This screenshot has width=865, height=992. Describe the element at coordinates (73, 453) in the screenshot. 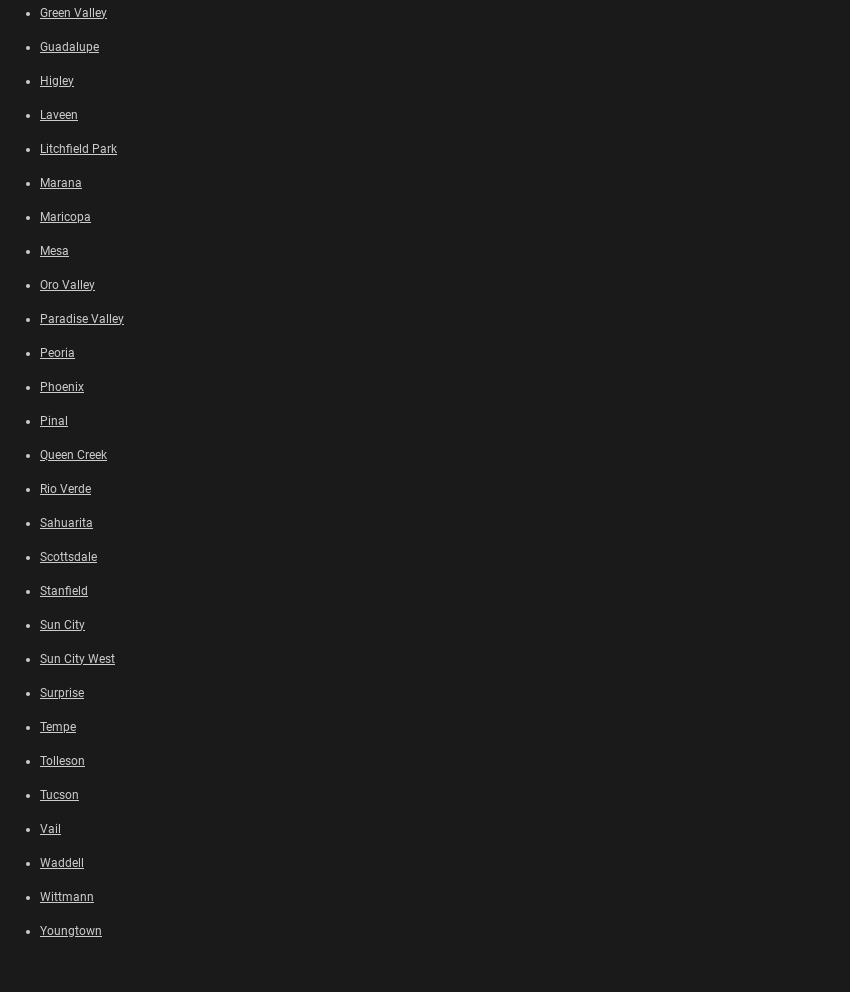

I see `'Queen Creek'` at that location.